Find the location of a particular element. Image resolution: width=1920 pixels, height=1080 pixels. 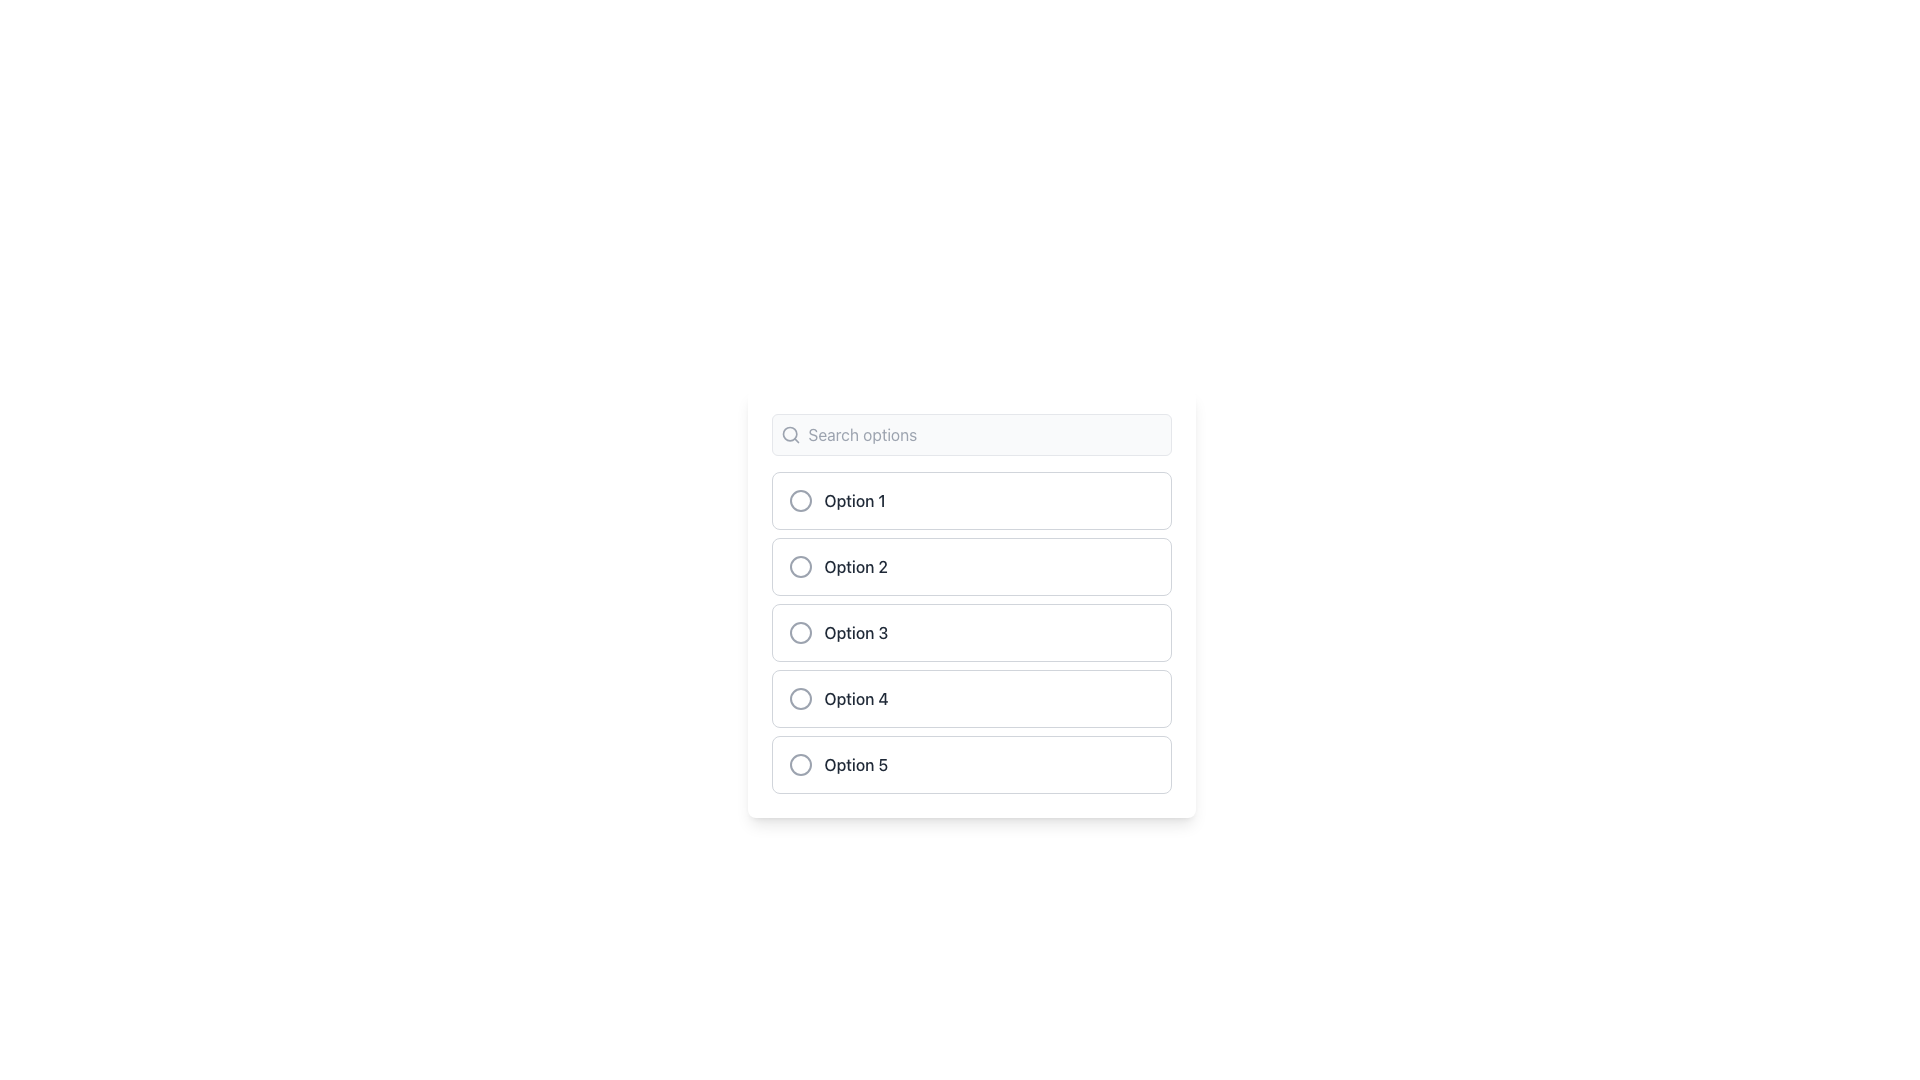

the third radio button option in a series of five vertically stacked options is located at coordinates (971, 632).